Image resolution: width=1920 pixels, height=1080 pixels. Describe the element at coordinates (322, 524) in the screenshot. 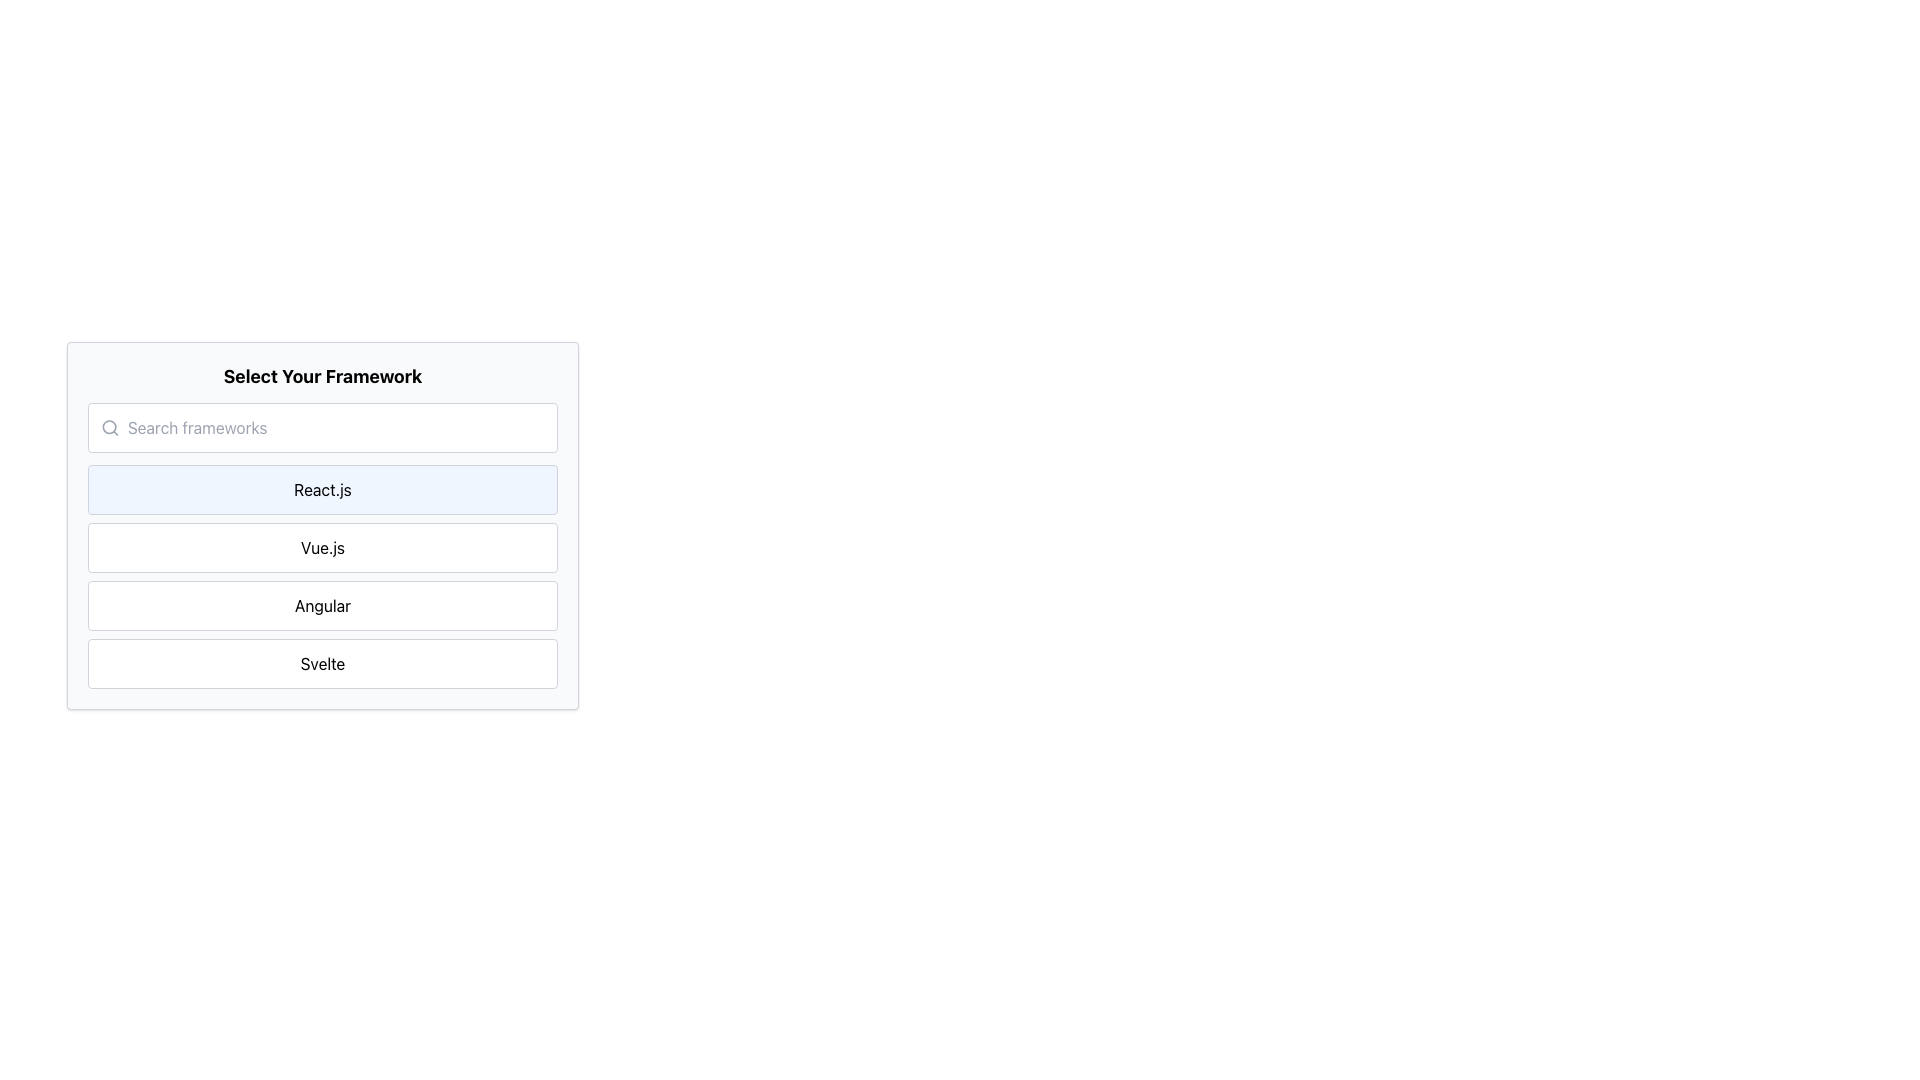

I see `the highlighted option Vue.js in the selectable list of frameworks` at that location.